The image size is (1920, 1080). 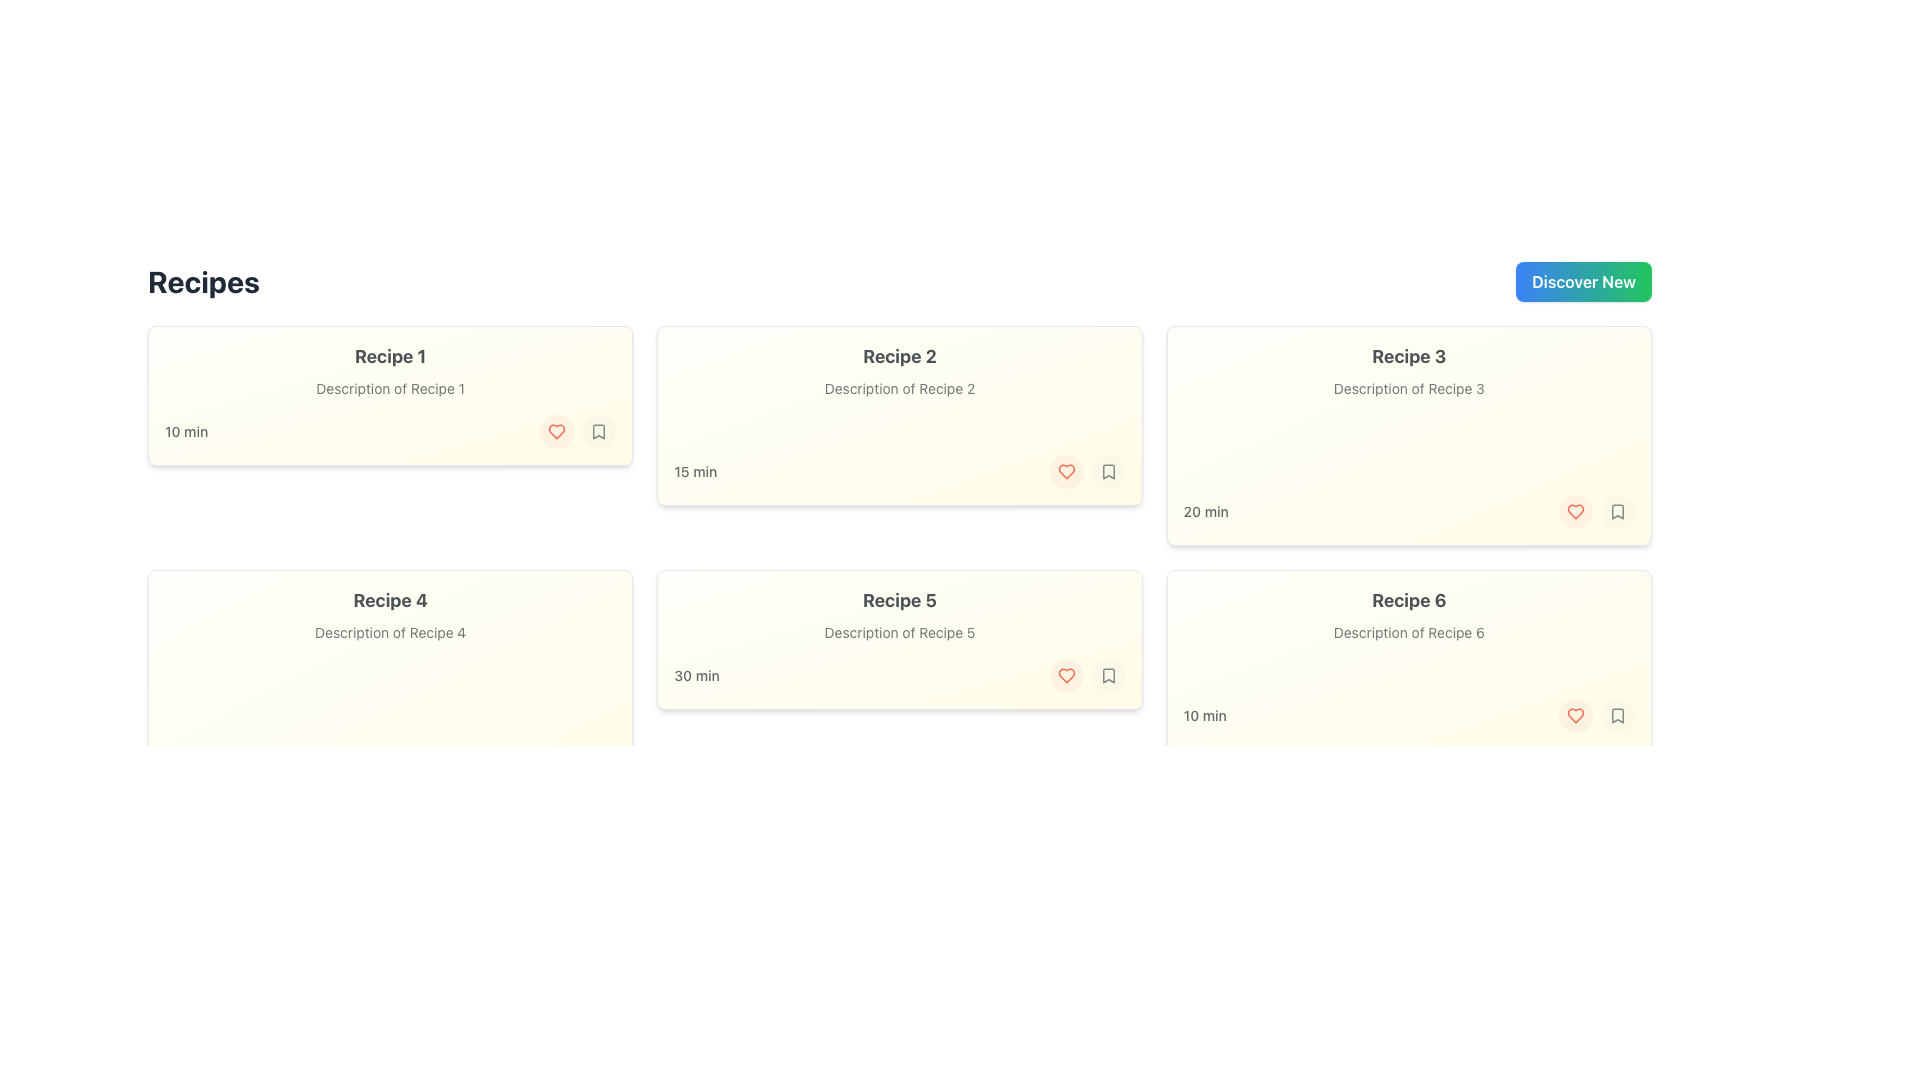 What do you see at coordinates (557, 431) in the screenshot?
I see `the Heart icon button located in the bottom right corner of the 'Recipe 2' card` at bounding box center [557, 431].